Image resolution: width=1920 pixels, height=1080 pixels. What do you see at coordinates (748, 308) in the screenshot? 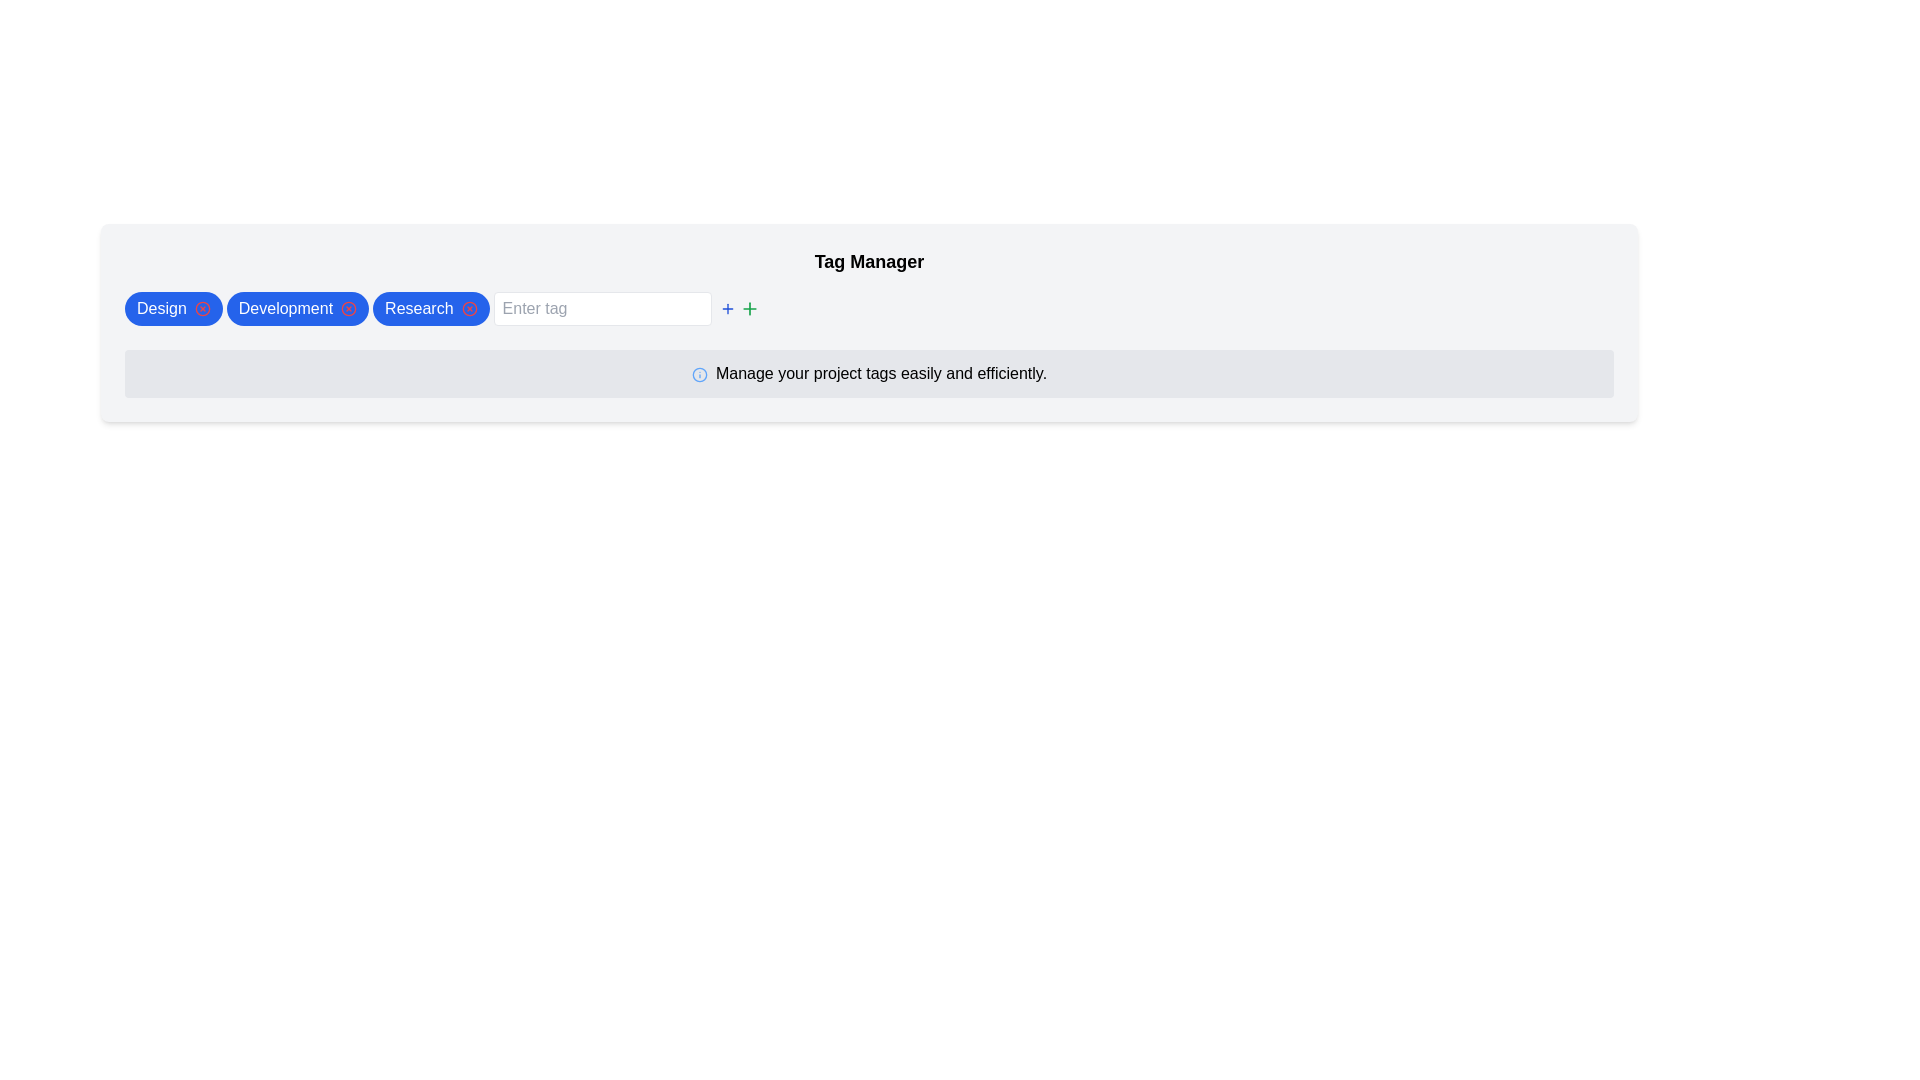
I see `the small green plus icon button located to the far right of the 'Enter tag' input field` at bounding box center [748, 308].